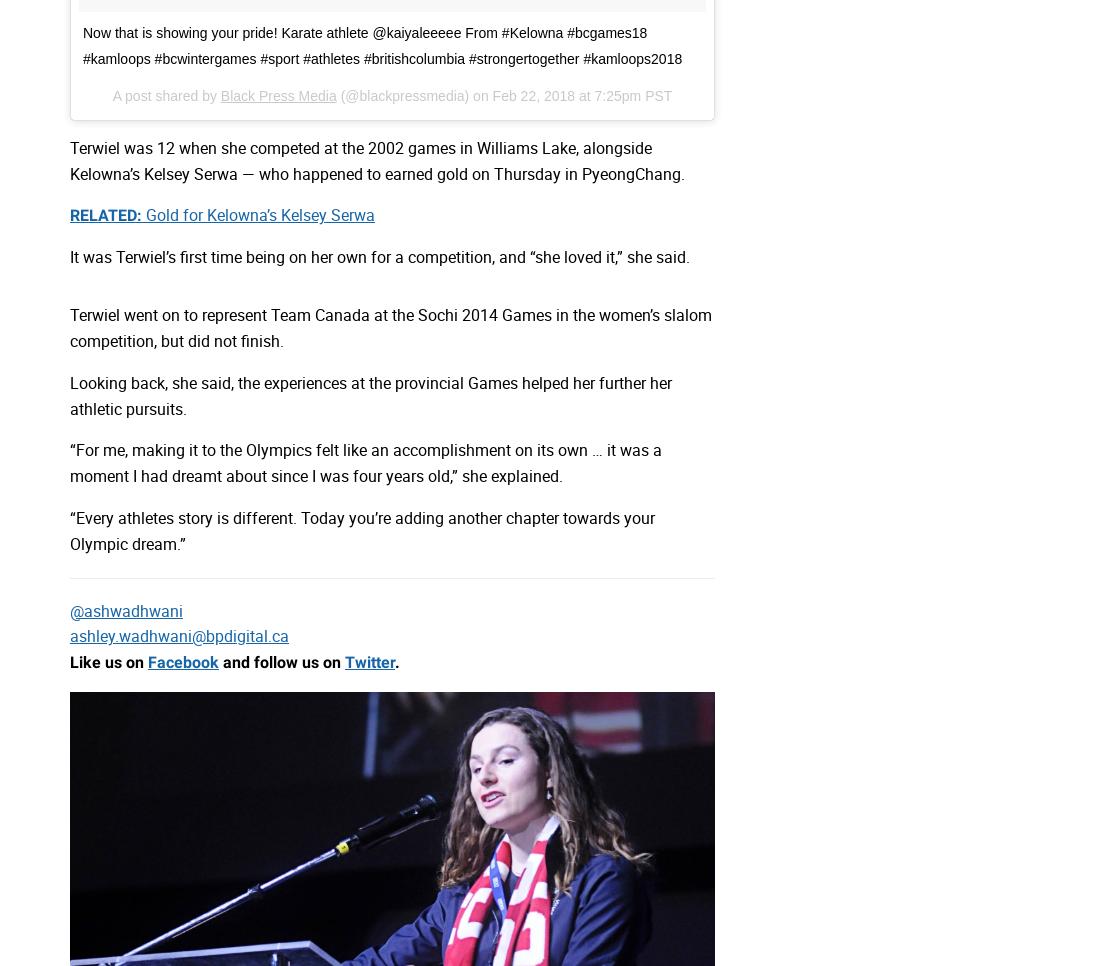 Image resolution: width=1100 pixels, height=966 pixels. What do you see at coordinates (377, 158) in the screenshot?
I see `'Terwiel was 12 when she competed at the 2002 games in Williams Lake, alongside Kelowna’s Kelsey Serwa — who happened to earned gold on Thursday in PyeongChang.'` at bounding box center [377, 158].